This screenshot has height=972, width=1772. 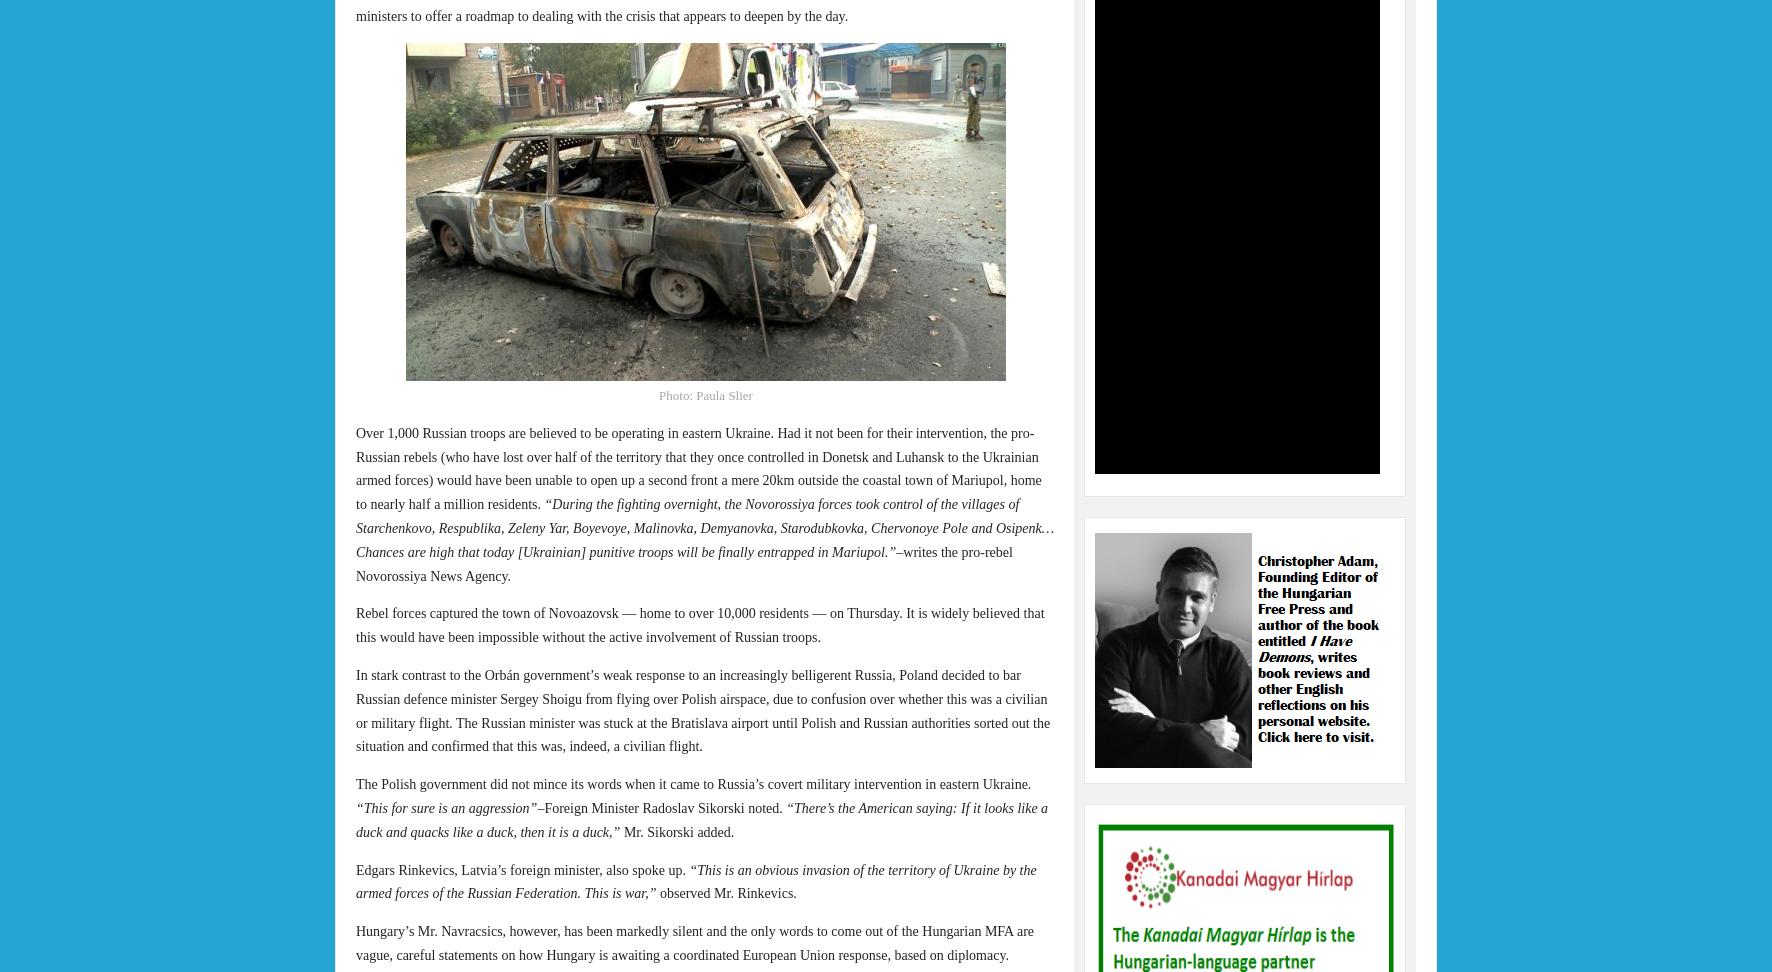 What do you see at coordinates (692, 784) in the screenshot?
I see `'The Polish government did not mince its words when it came to Russia’s covert military intervention in eastern Ukraine.'` at bounding box center [692, 784].